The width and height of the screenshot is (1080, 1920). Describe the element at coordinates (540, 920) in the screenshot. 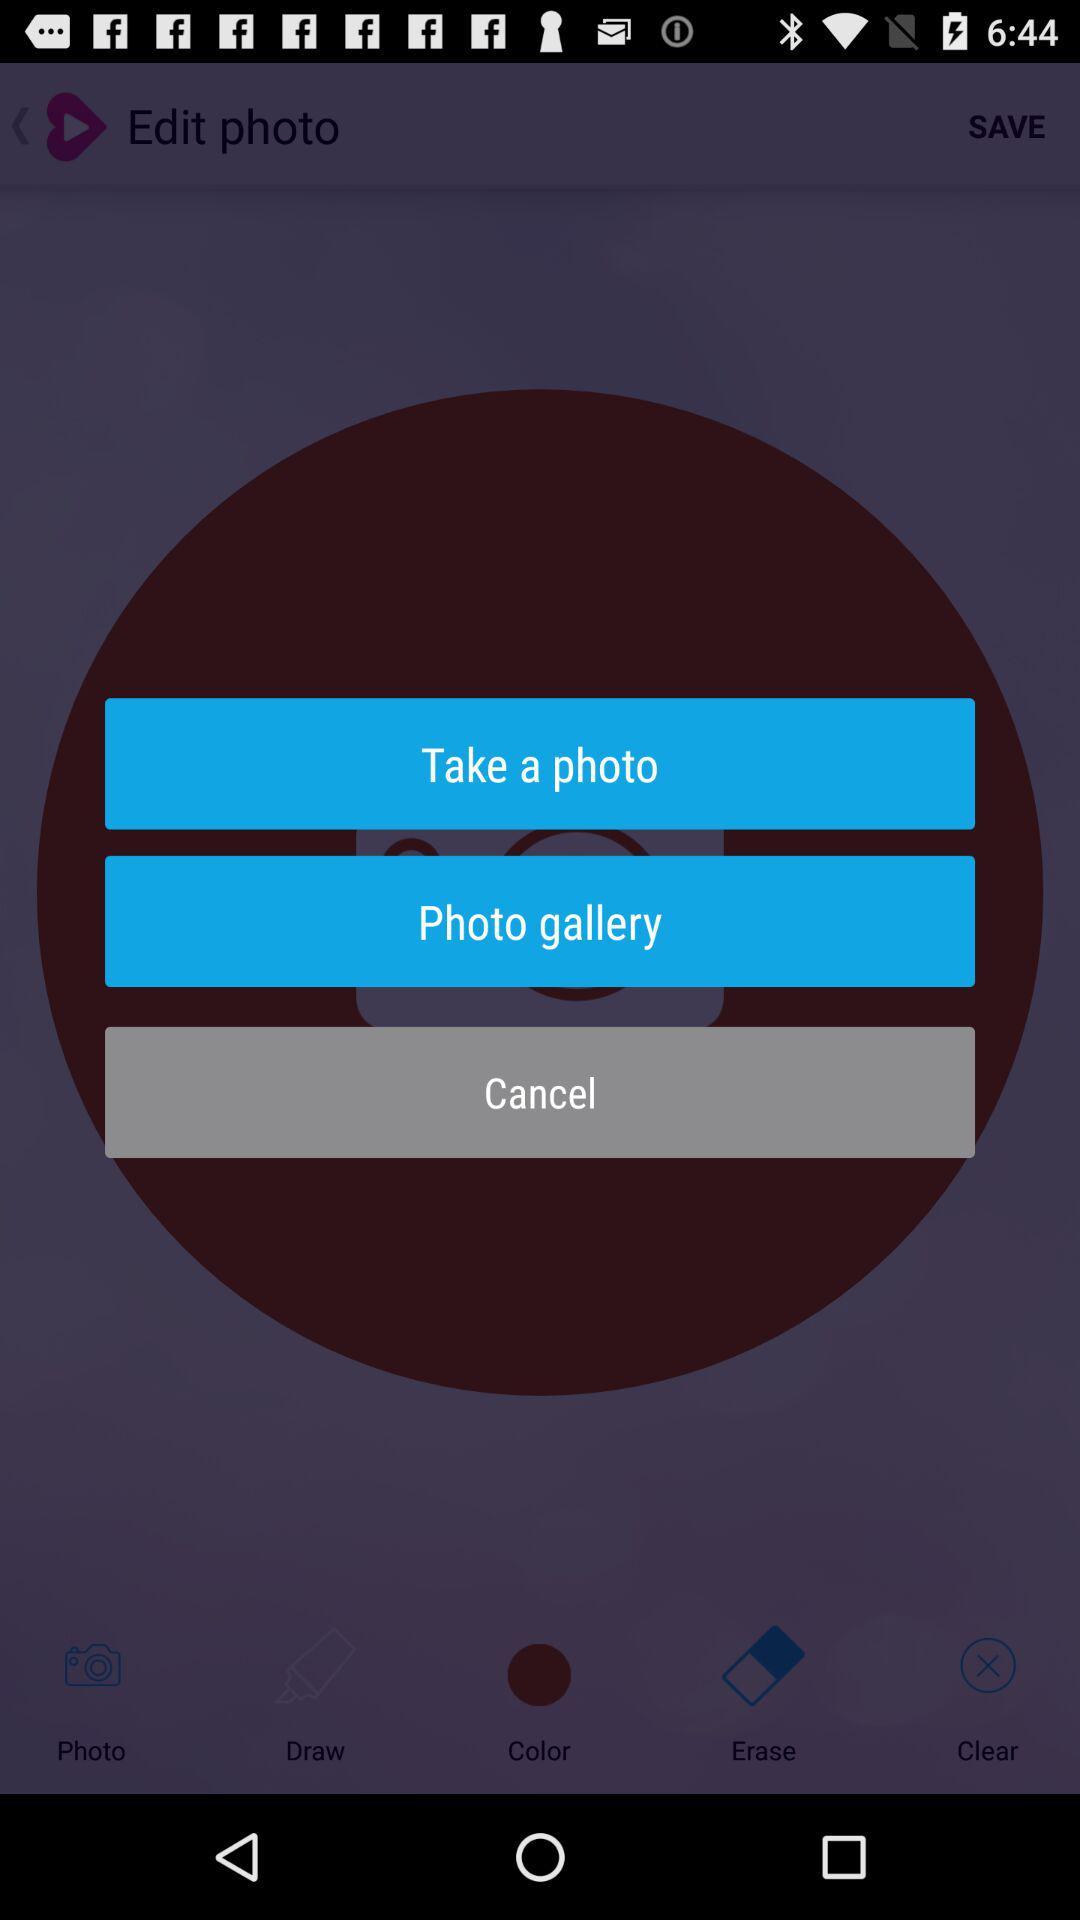

I see `the button below take a photo` at that location.